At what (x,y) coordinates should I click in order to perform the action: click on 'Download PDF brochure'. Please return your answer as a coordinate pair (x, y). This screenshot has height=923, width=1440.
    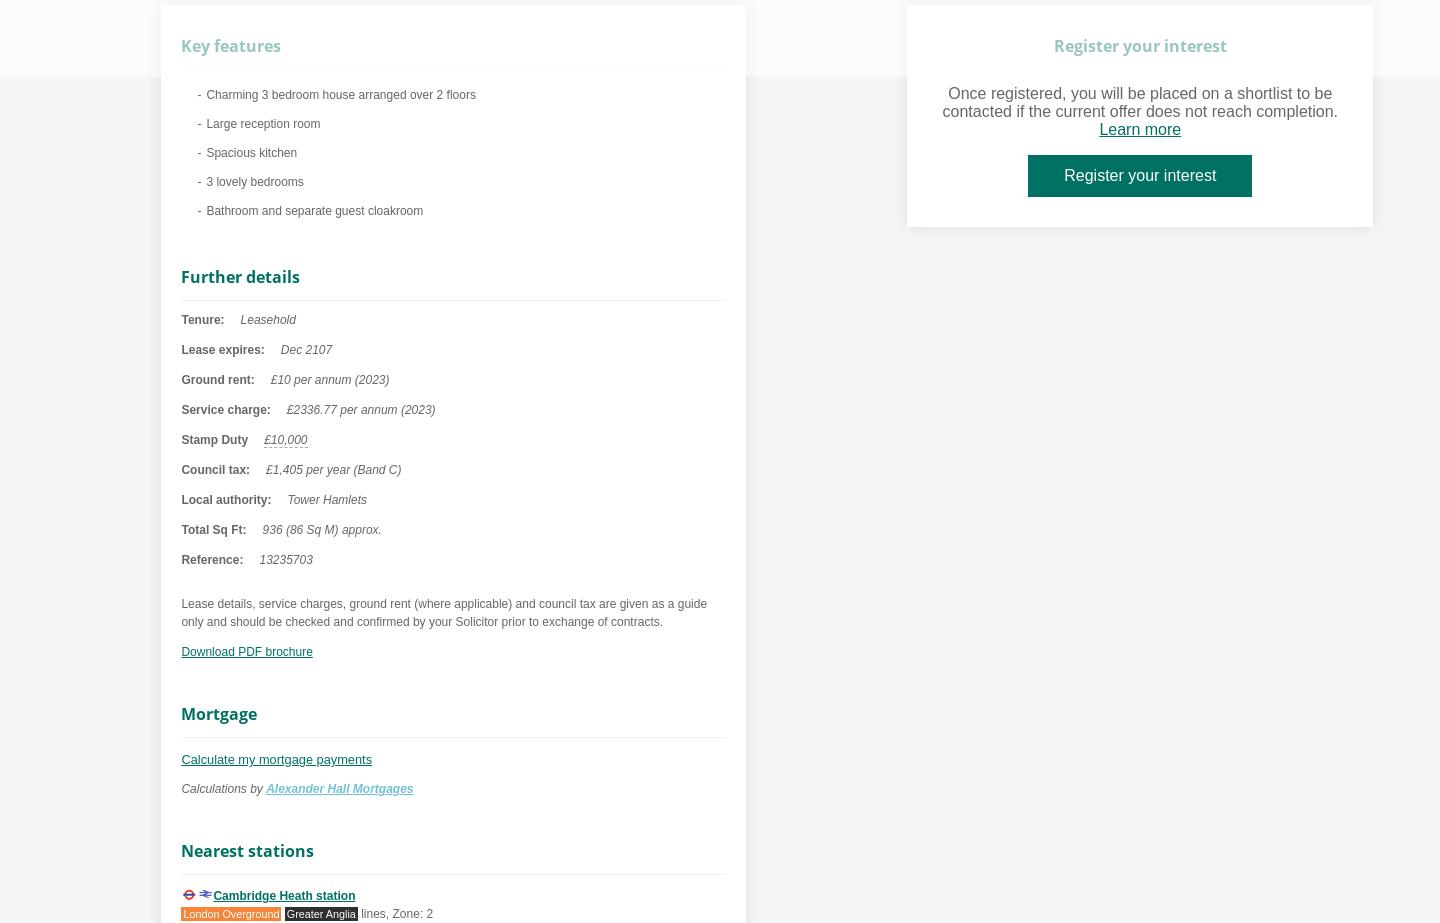
    Looking at the image, I should click on (245, 651).